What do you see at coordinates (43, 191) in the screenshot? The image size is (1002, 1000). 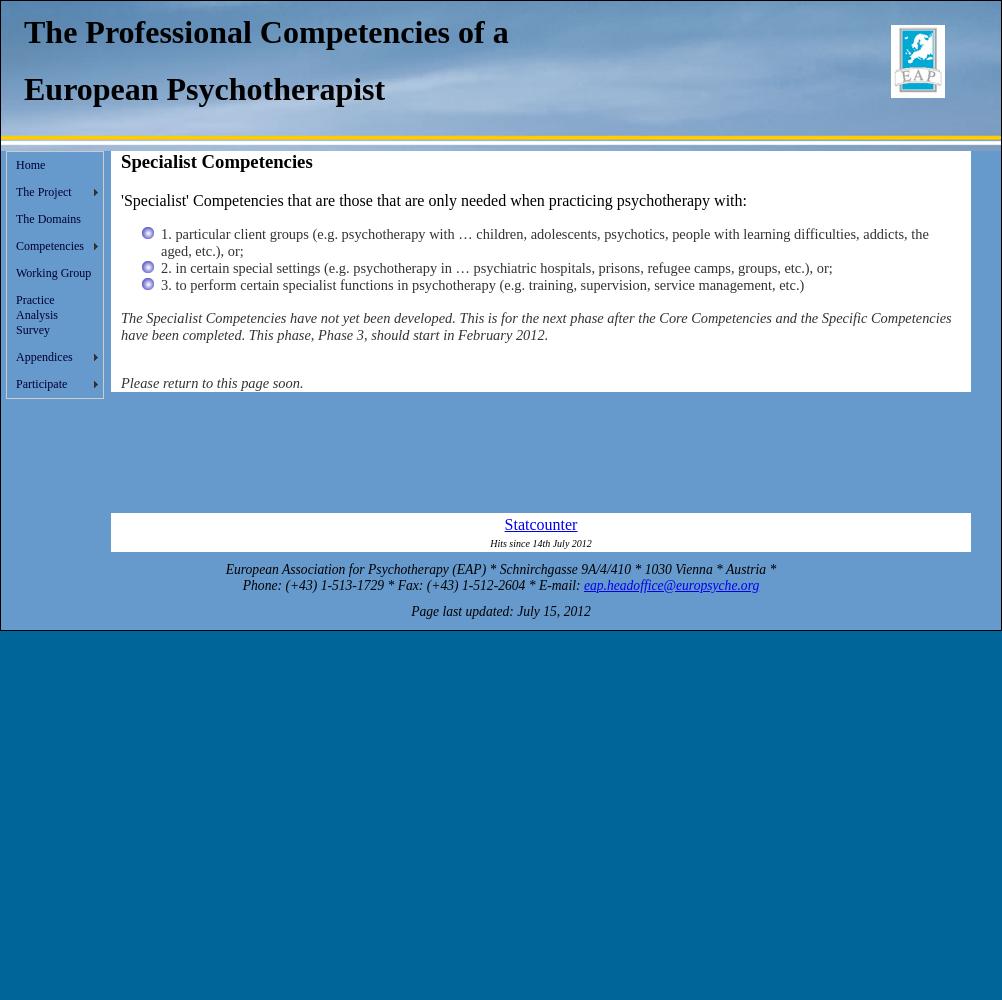 I see `'The Project'` at bounding box center [43, 191].